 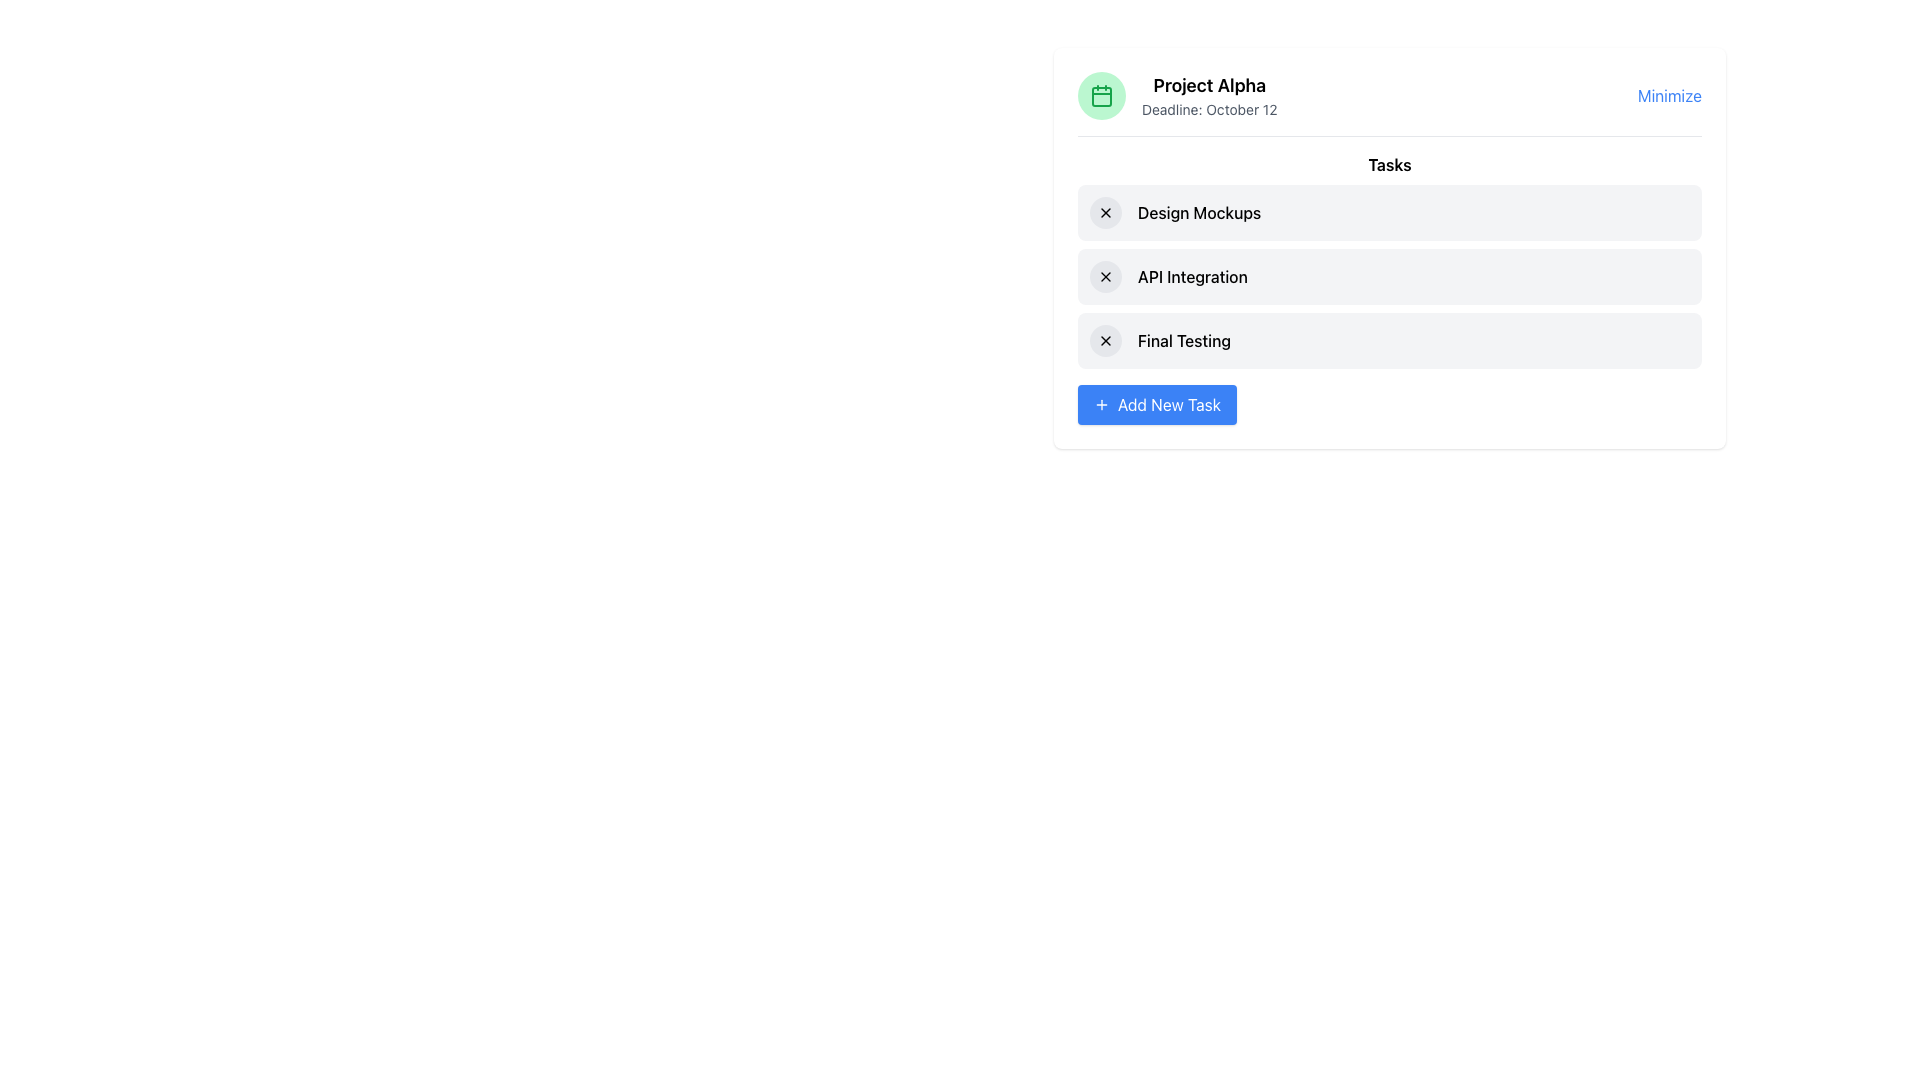 What do you see at coordinates (1104, 339) in the screenshot?
I see `the button` at bounding box center [1104, 339].